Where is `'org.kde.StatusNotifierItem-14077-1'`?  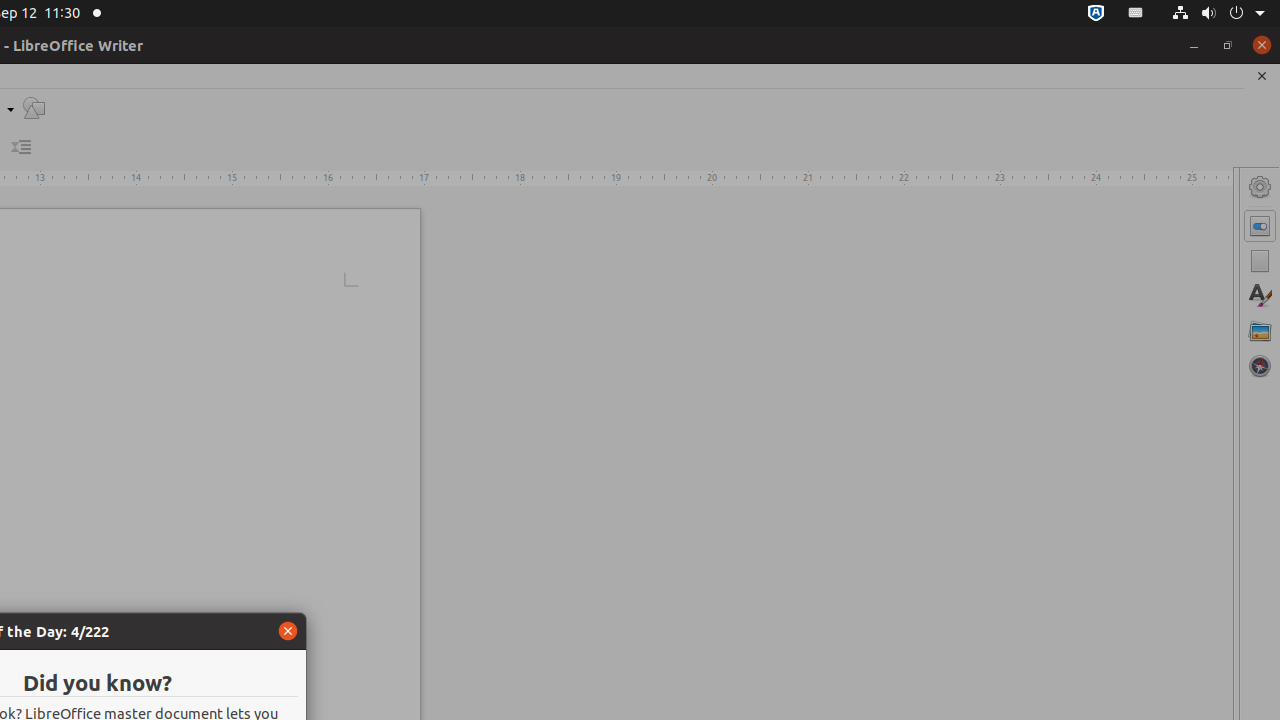 'org.kde.StatusNotifierItem-14077-1' is located at coordinates (1136, 13).